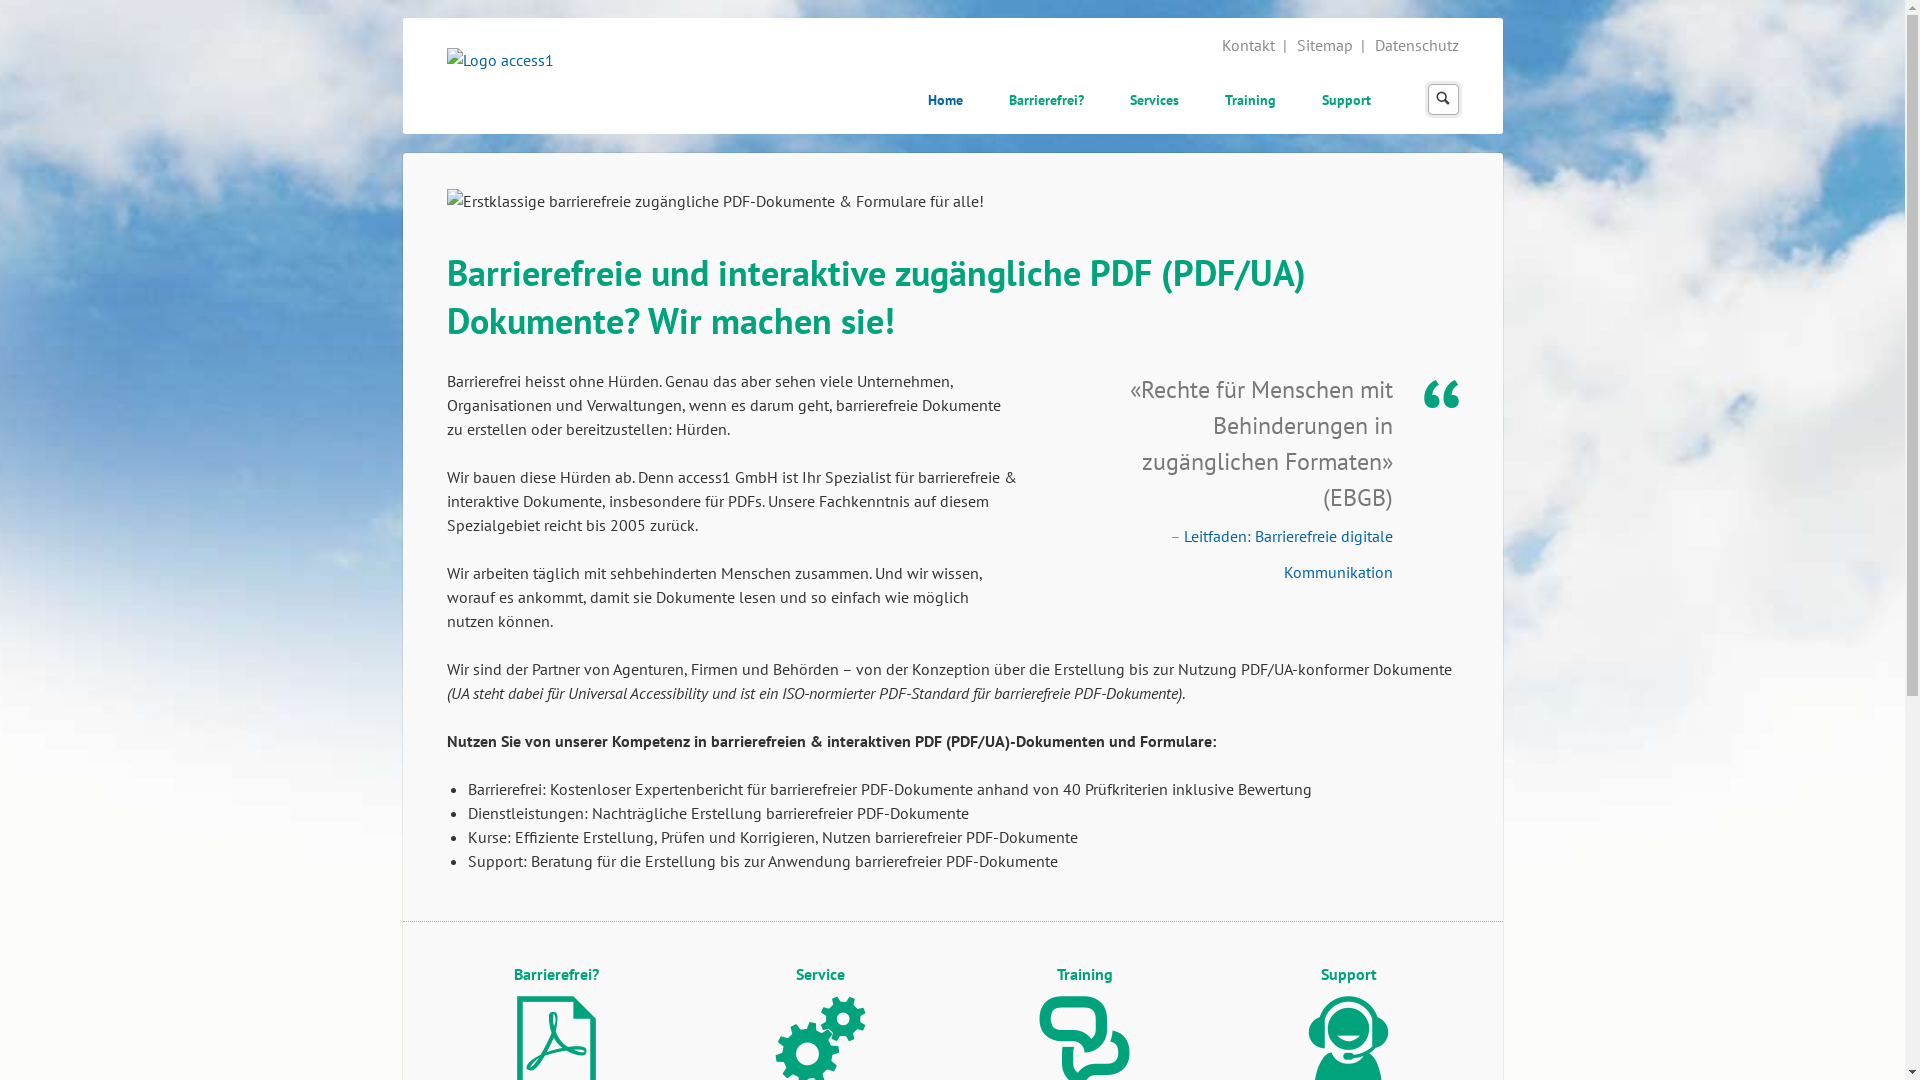  Describe the element at coordinates (1332, 45) in the screenshot. I see `'Sitemap  |'` at that location.